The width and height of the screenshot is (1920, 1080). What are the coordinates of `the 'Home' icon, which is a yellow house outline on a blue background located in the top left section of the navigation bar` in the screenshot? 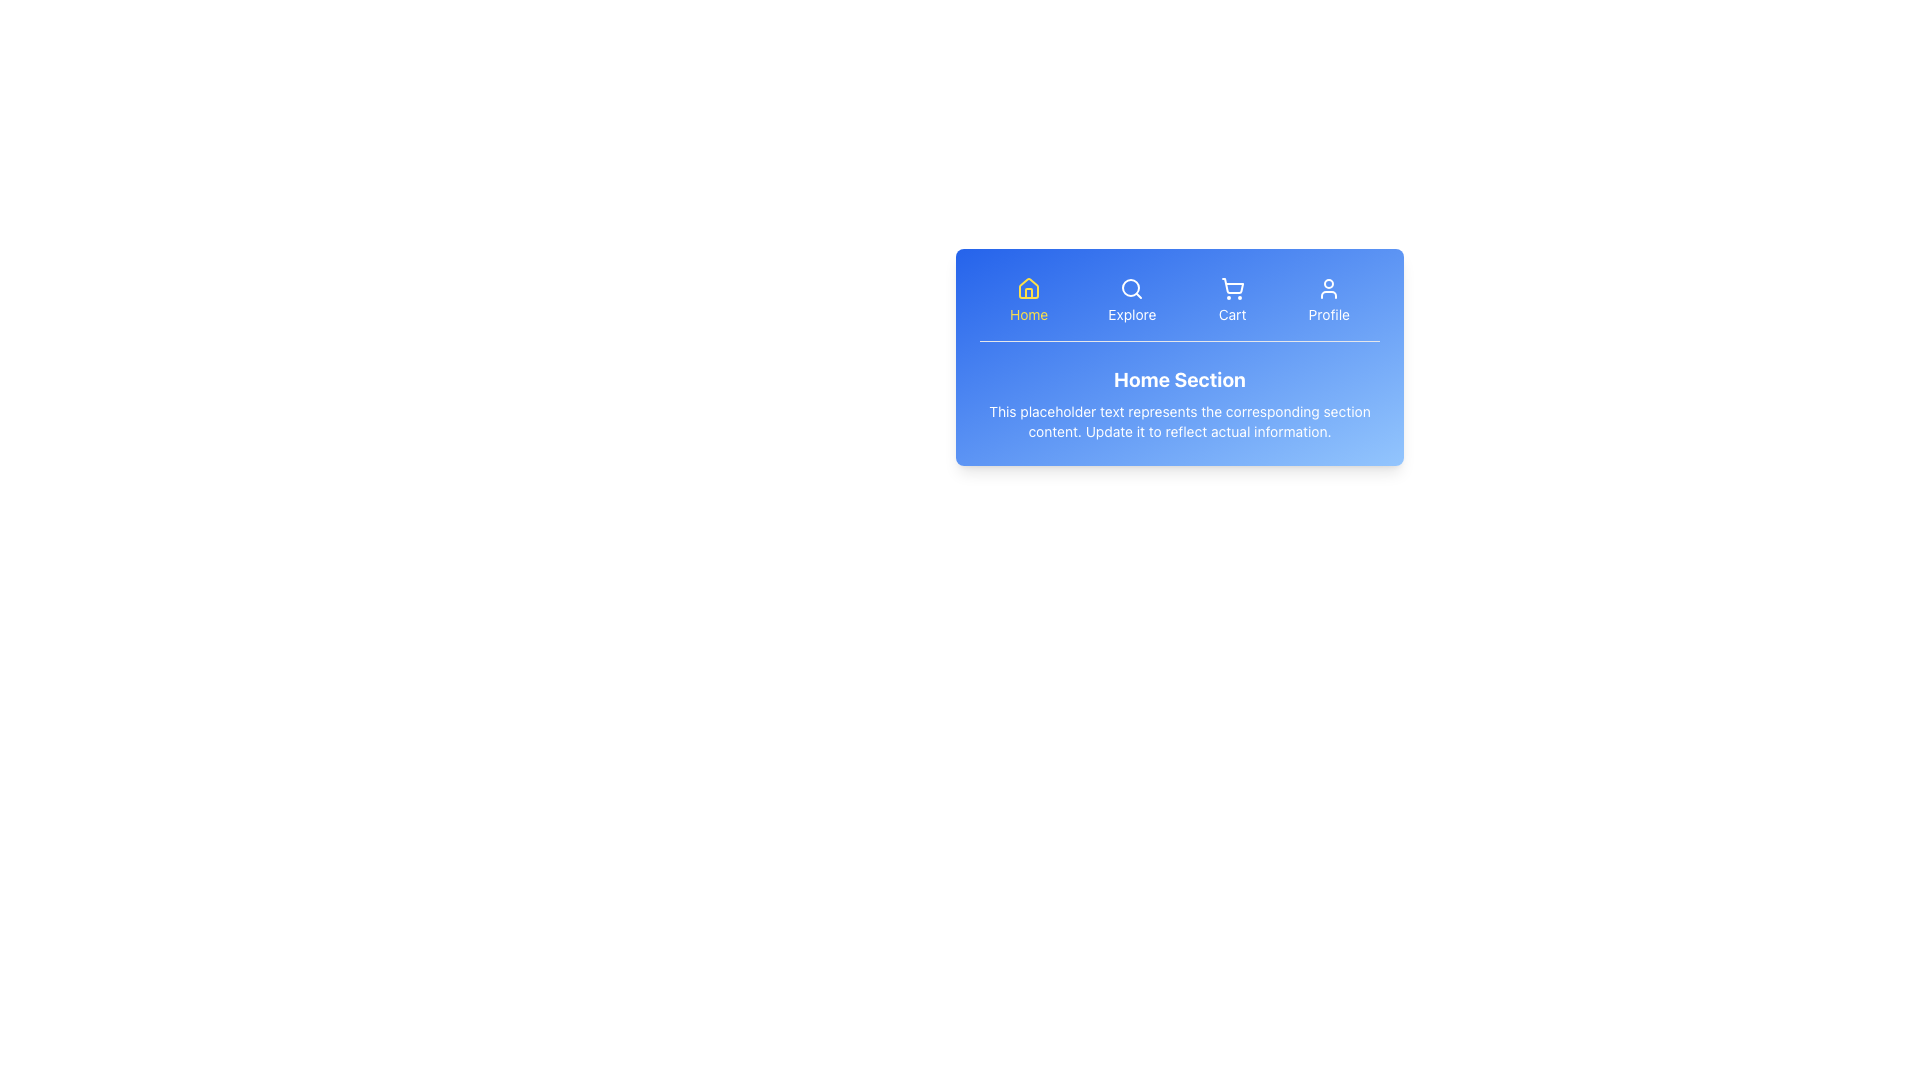 It's located at (1029, 289).